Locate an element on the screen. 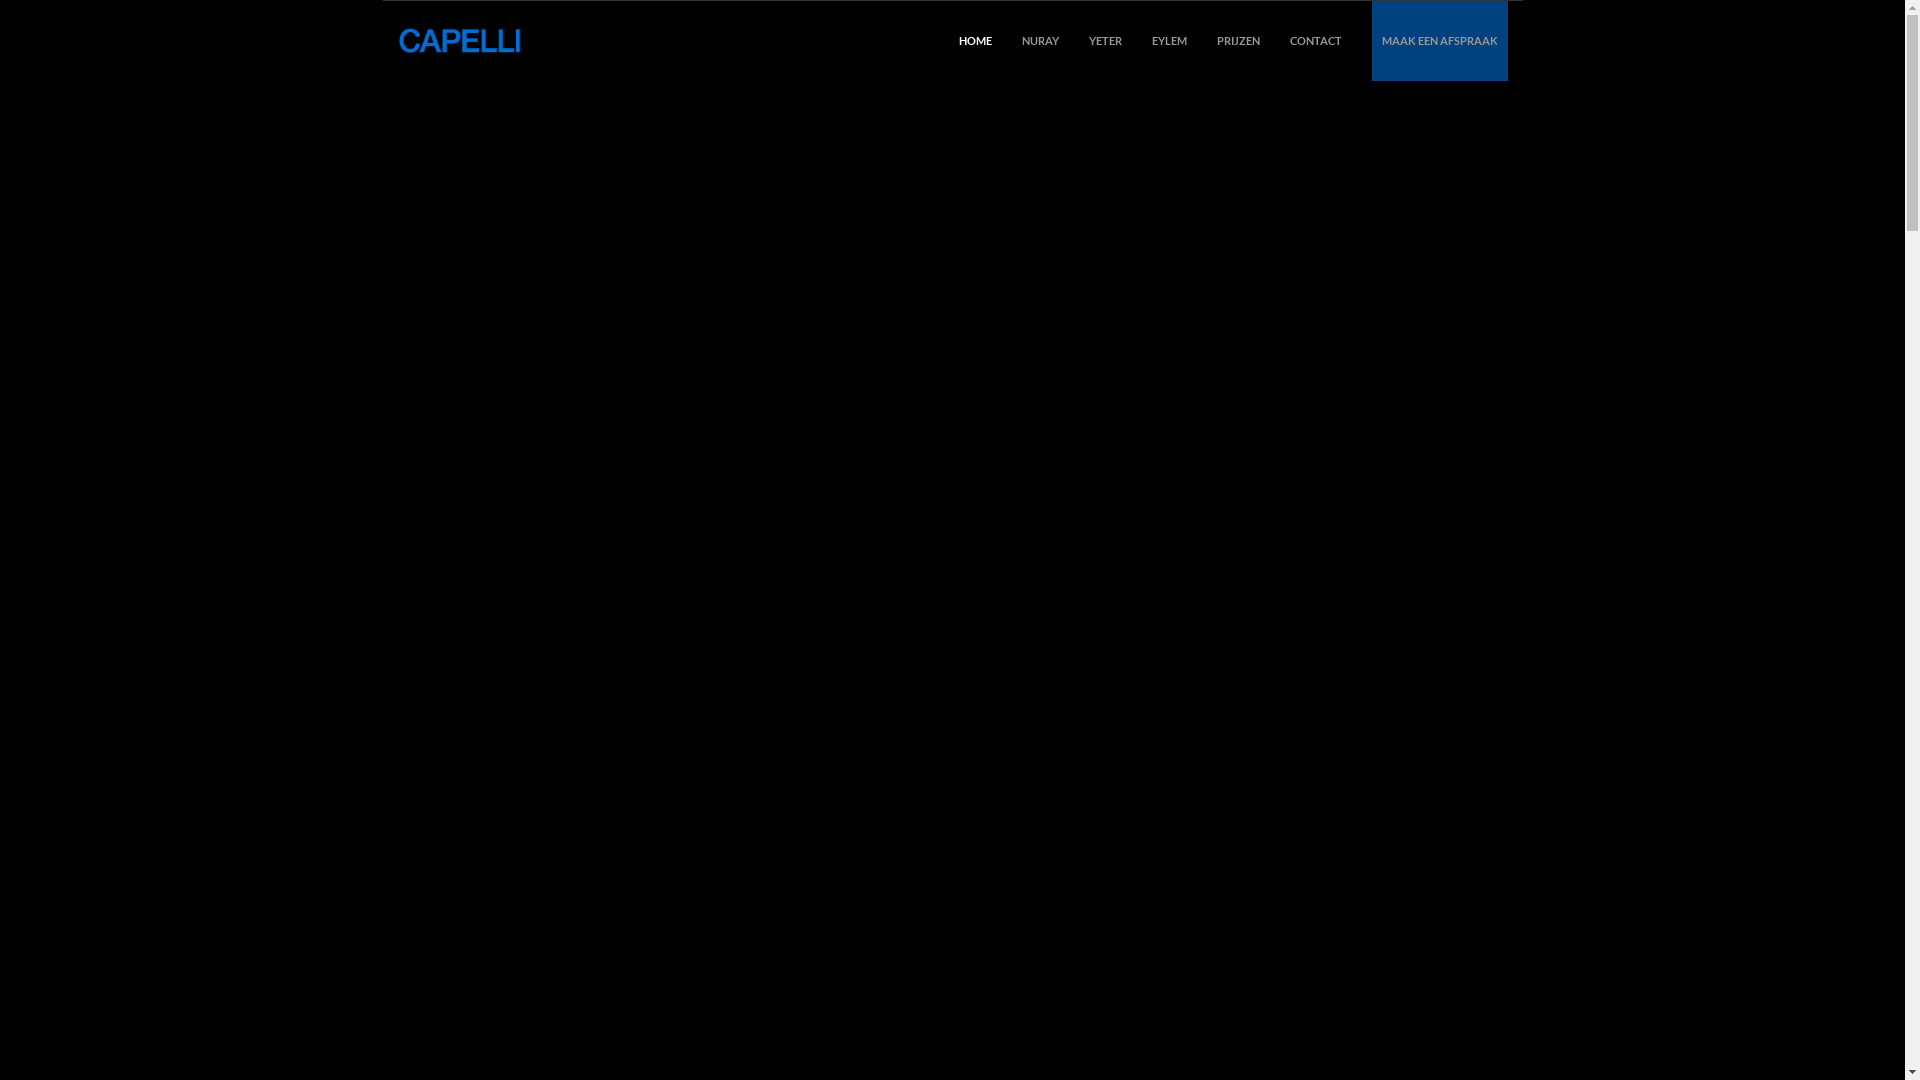  'HOME' is located at coordinates (957, 41).